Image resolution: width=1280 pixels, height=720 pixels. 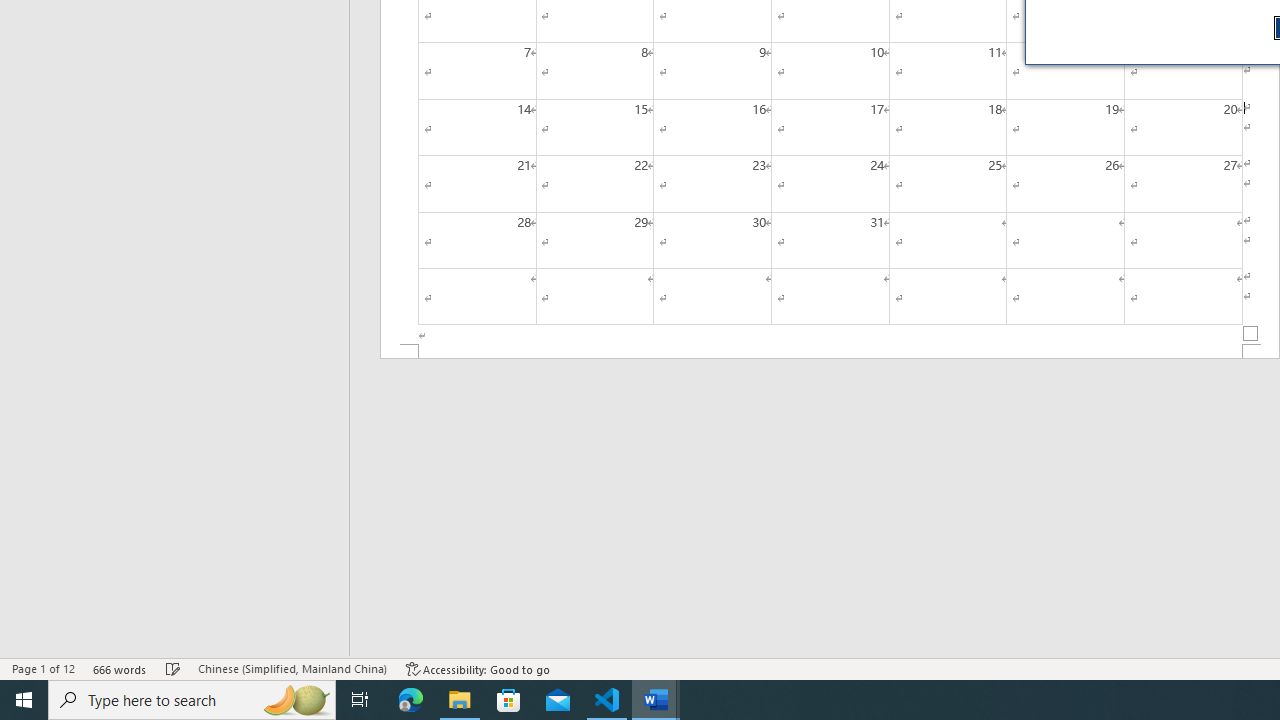 I want to click on 'Language Chinese (Simplified, Mainland China)', so click(x=291, y=669).